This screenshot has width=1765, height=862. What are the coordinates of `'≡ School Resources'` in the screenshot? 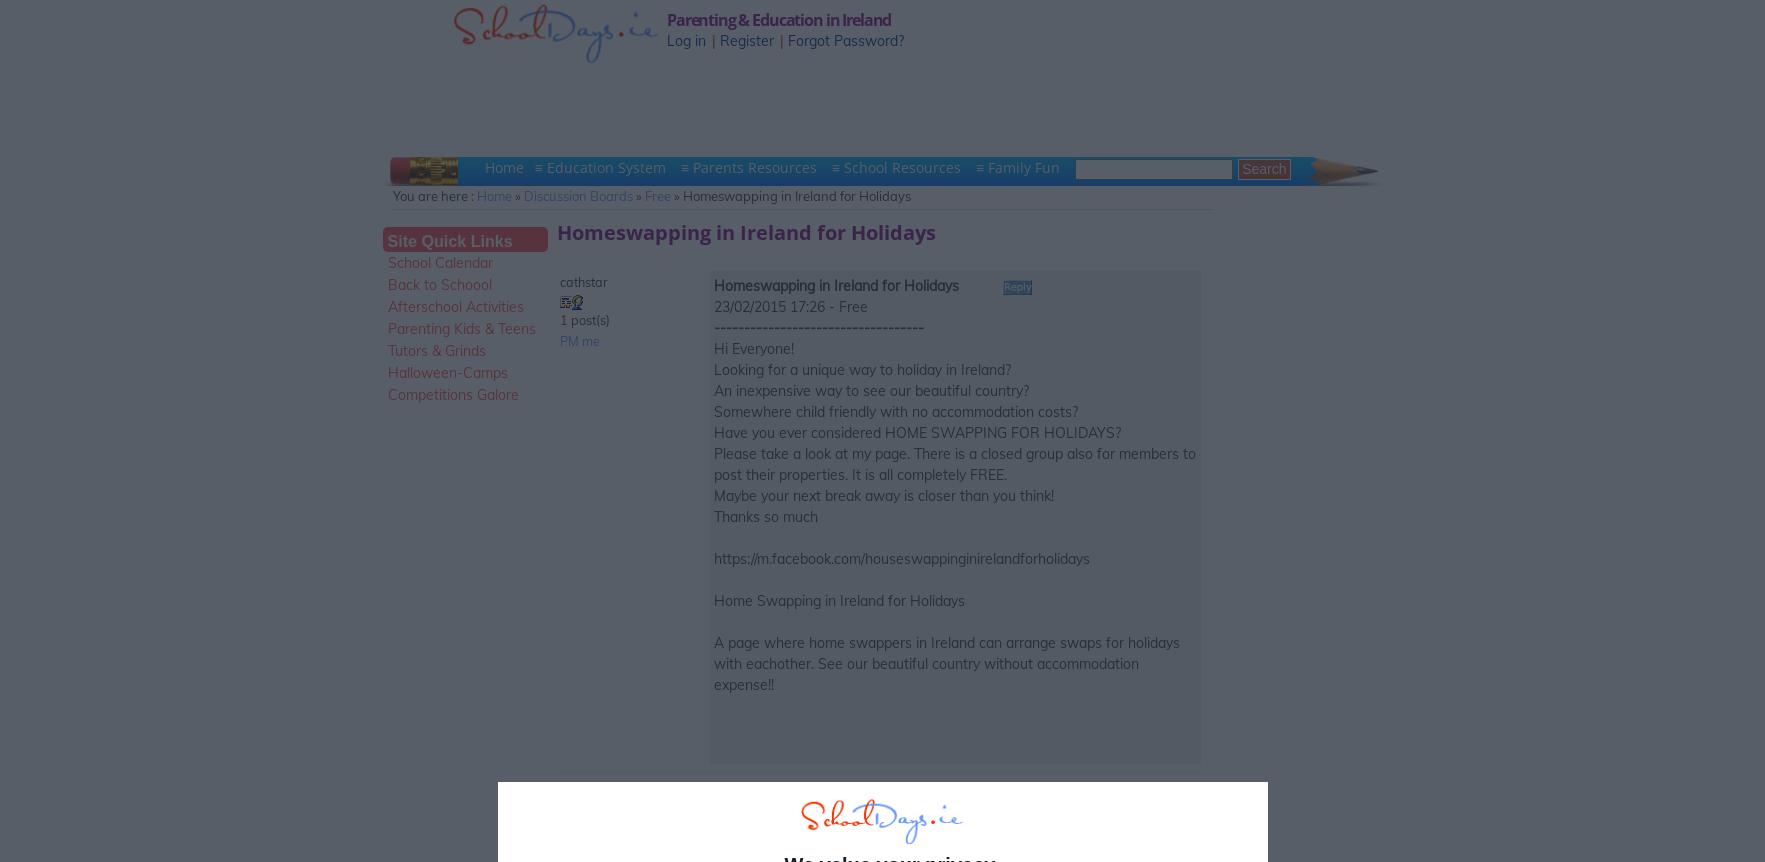 It's located at (899, 167).